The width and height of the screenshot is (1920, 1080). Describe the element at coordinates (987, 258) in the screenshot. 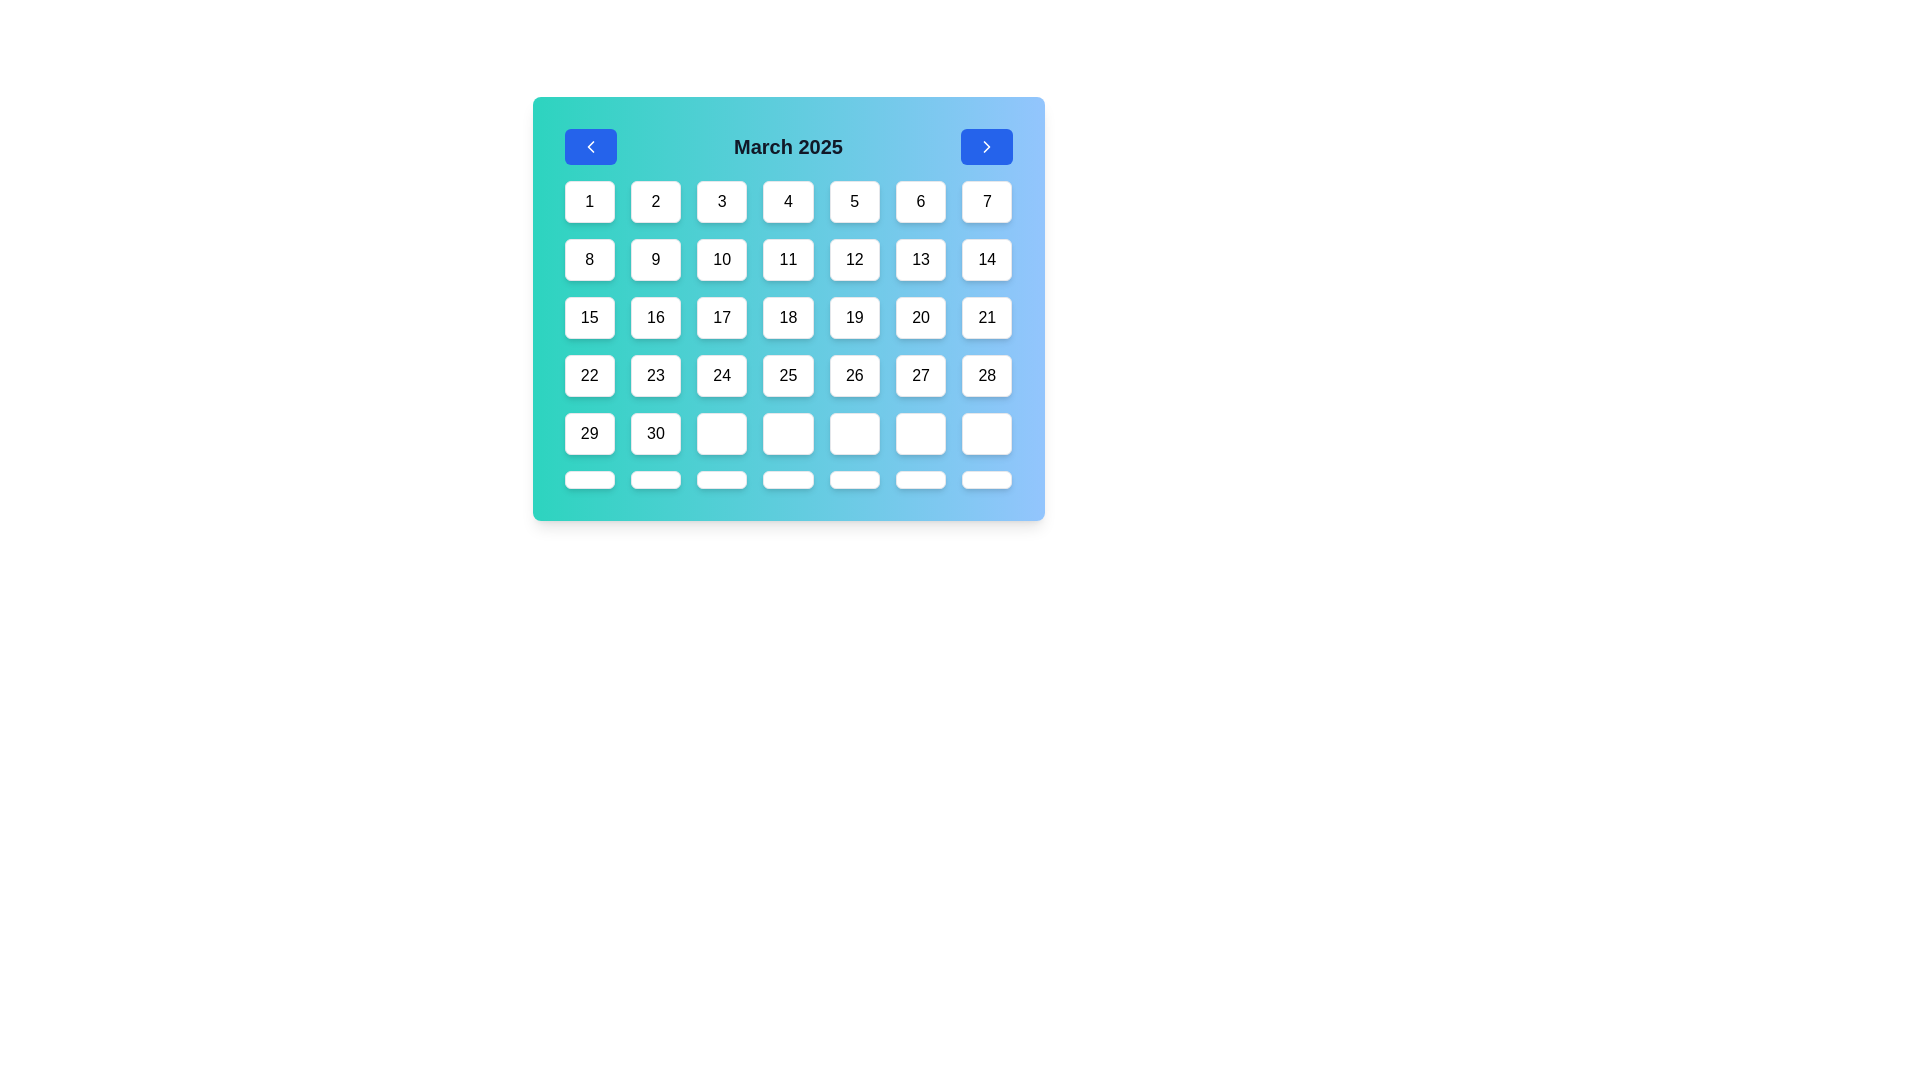

I see `the Text Display Box containing the date '14' in the calendar interface for March 2025` at that location.